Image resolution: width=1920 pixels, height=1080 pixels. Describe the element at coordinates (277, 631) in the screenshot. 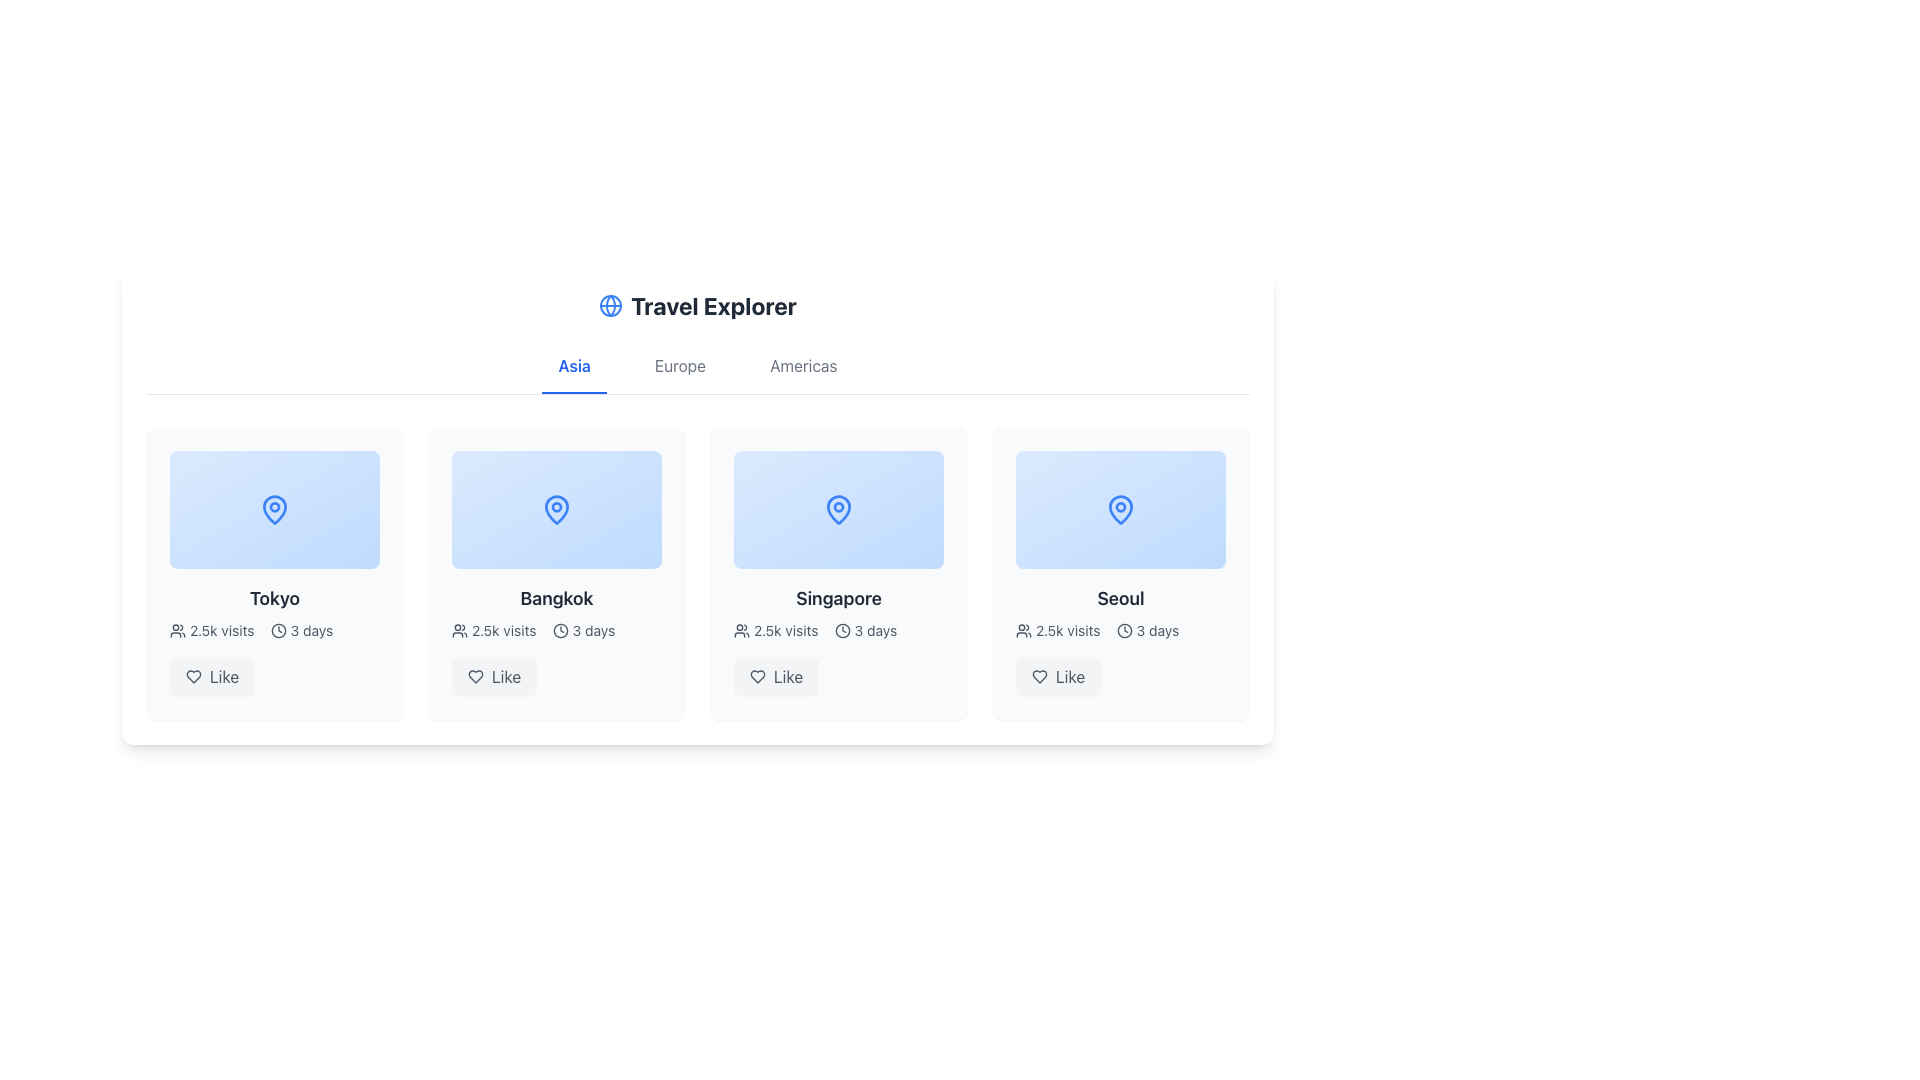

I see `the SVG Circular Stroke element that is part of the clock icon located beneath the 'Tokyo' text in the Asia tab` at that location.